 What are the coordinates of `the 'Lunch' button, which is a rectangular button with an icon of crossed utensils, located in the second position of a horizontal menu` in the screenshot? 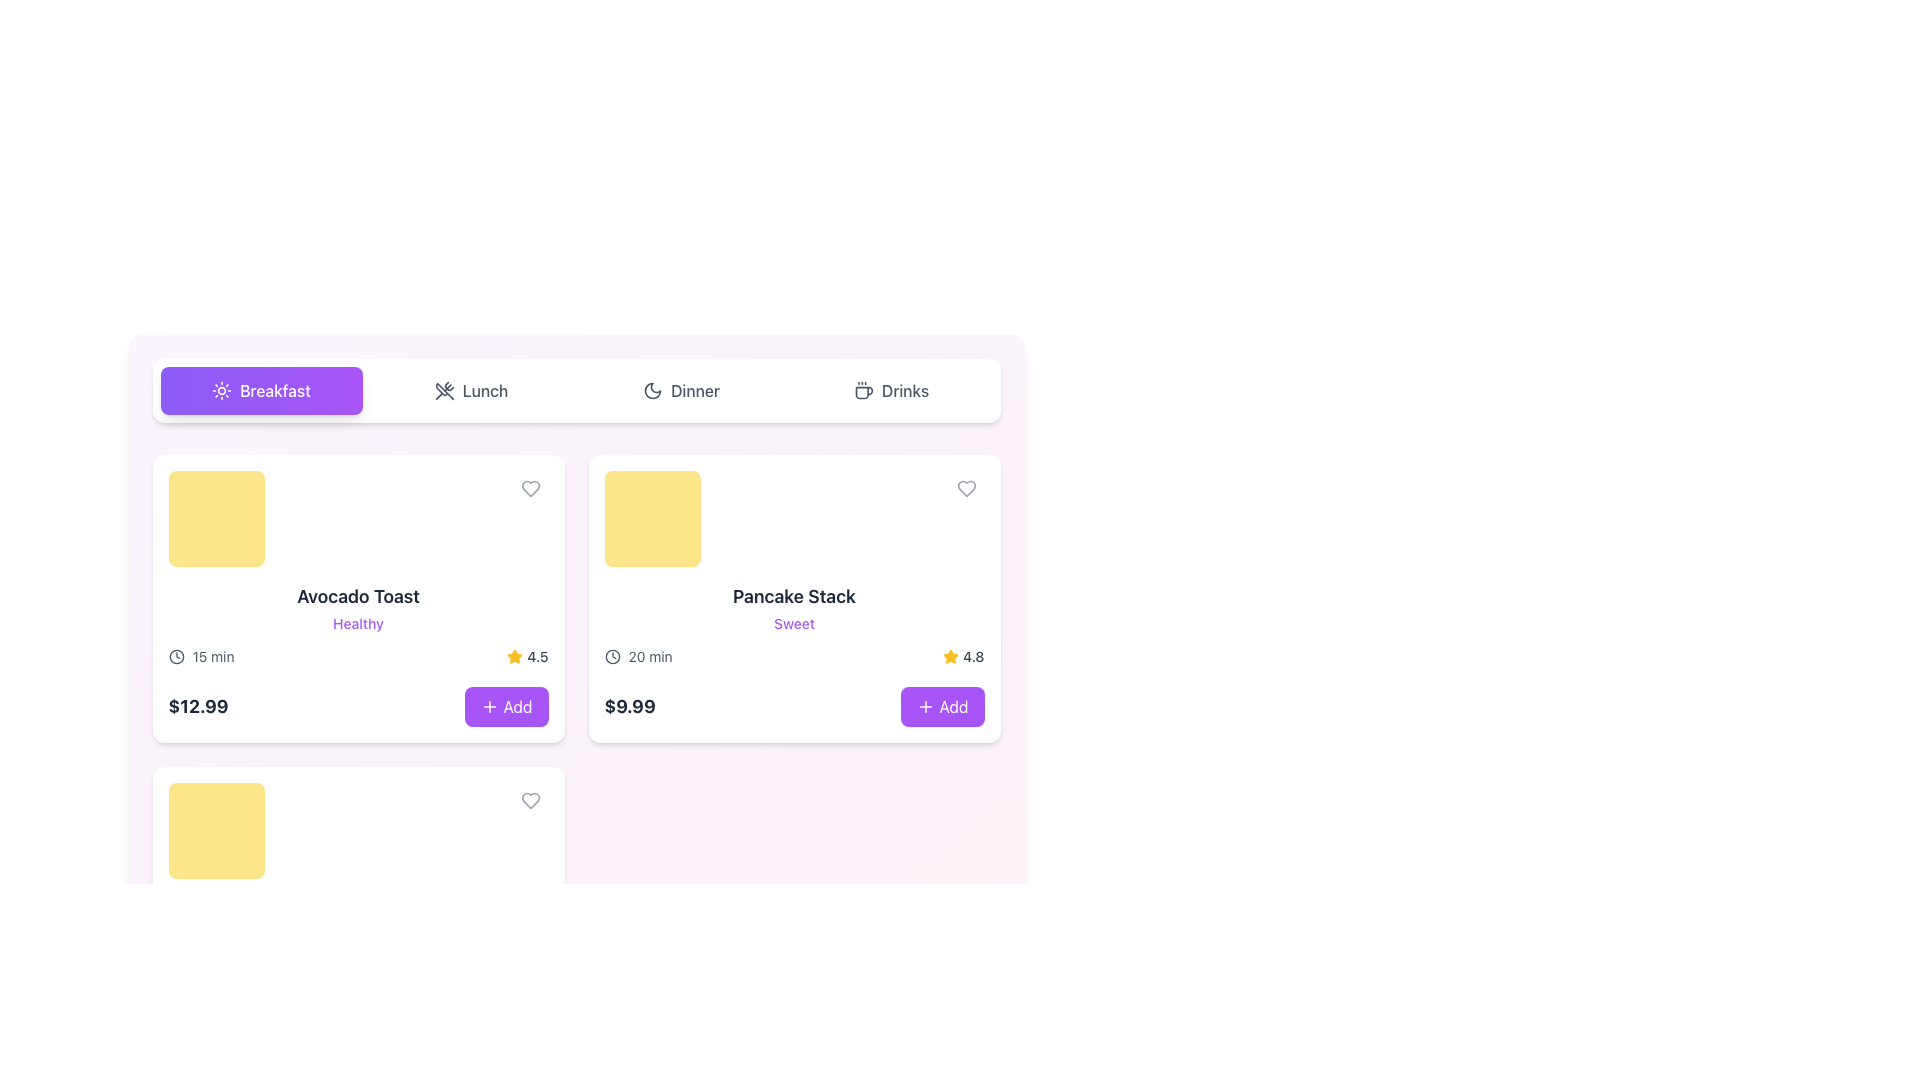 It's located at (470, 390).